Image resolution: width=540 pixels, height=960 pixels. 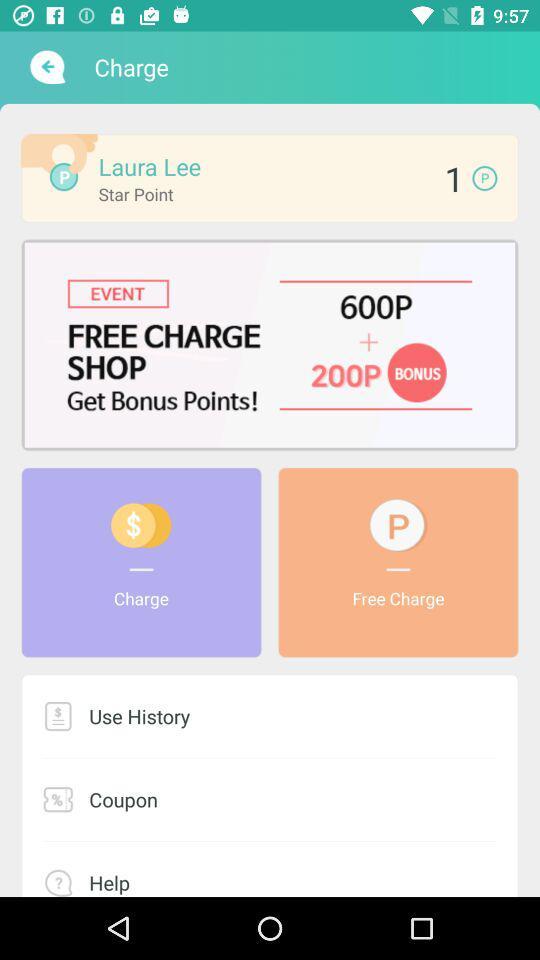 I want to click on this is a link to a special offer, so click(x=270, y=345).